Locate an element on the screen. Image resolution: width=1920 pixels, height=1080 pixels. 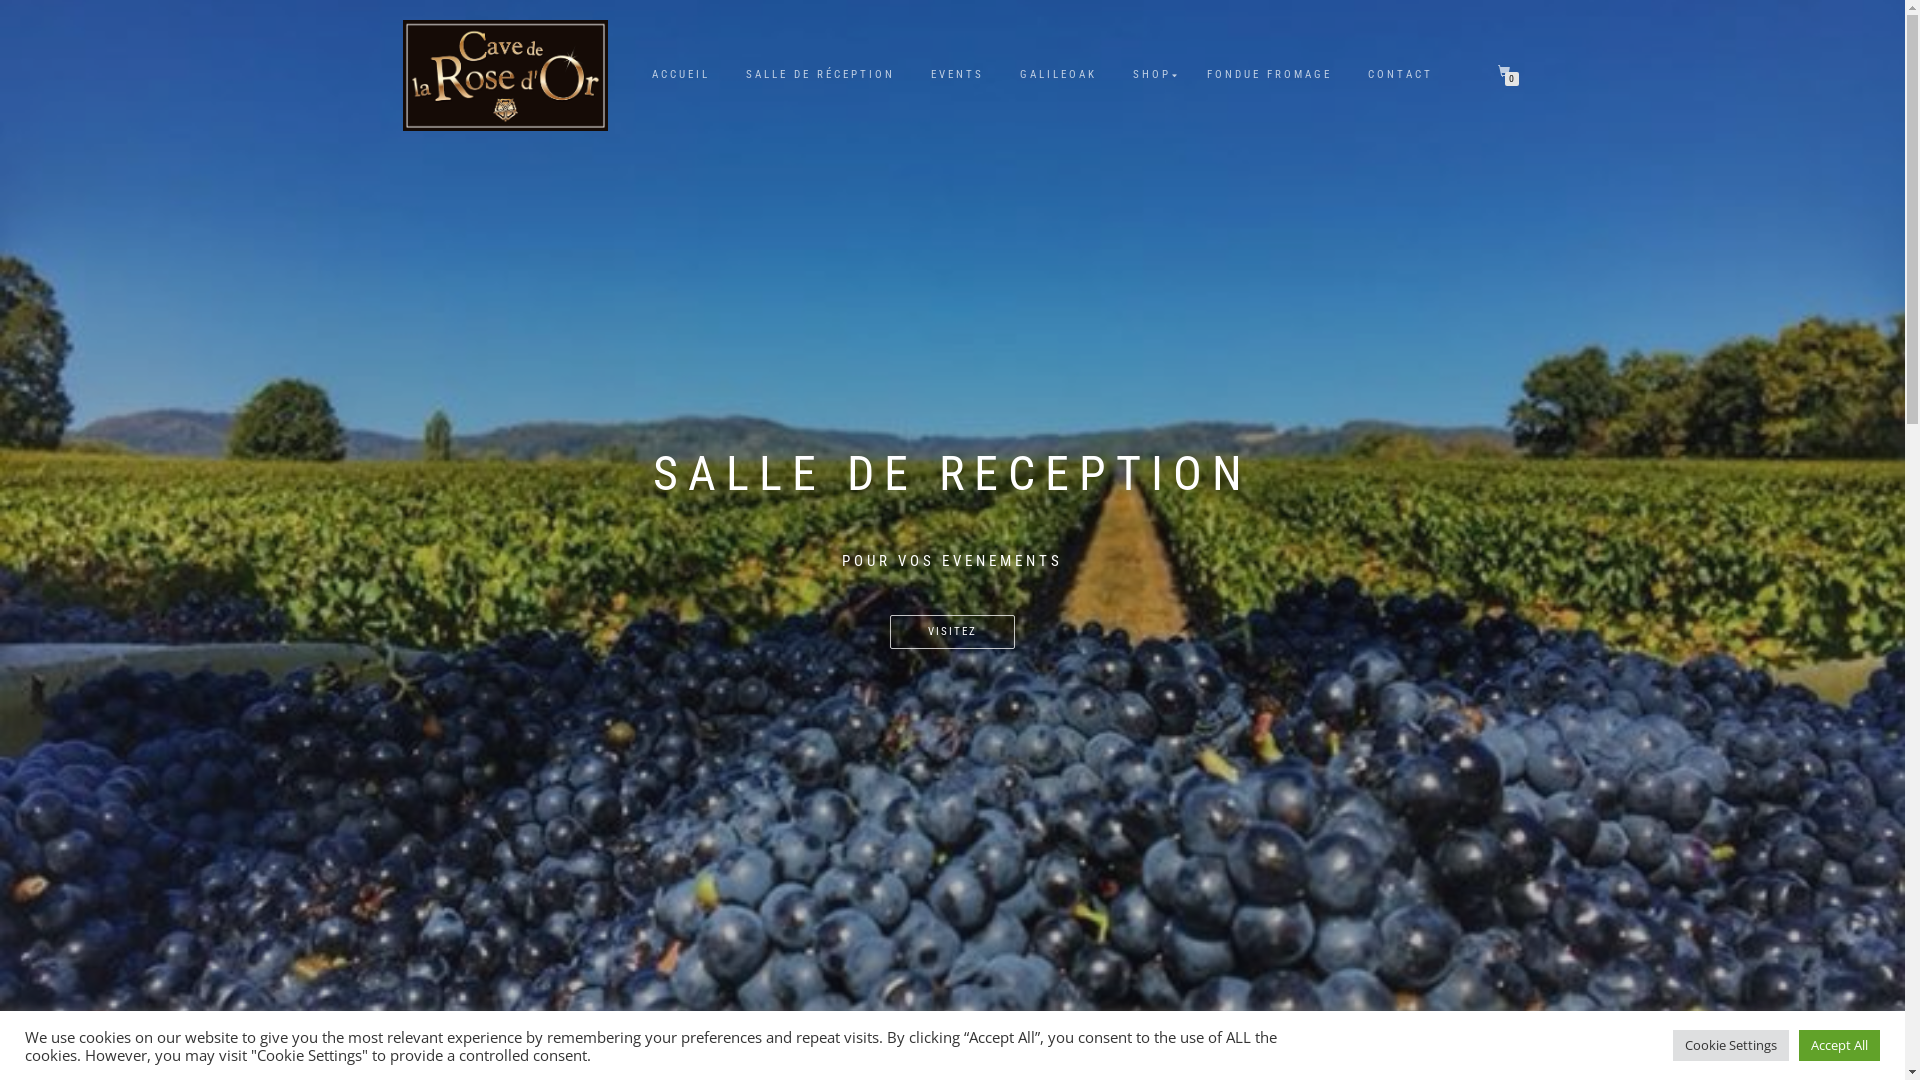
'Accept All' is located at coordinates (1839, 1044).